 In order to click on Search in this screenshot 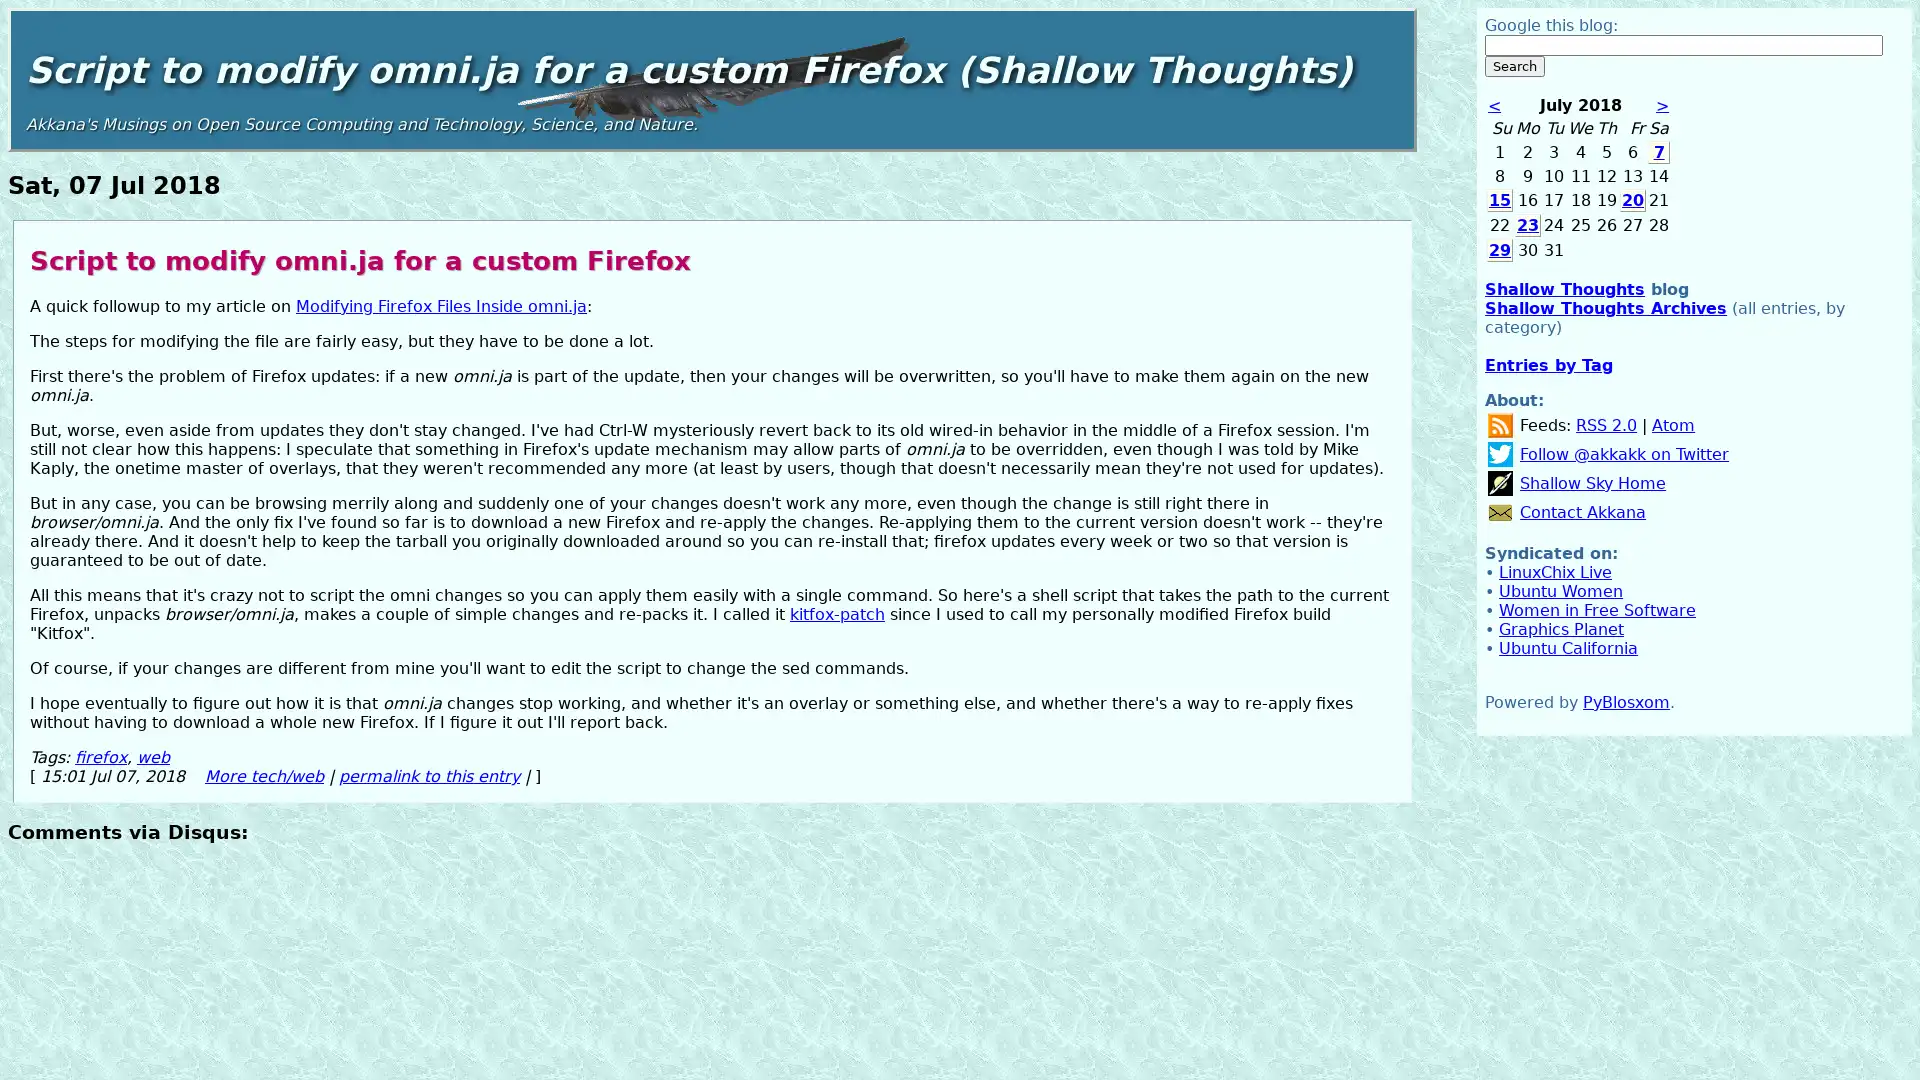, I will do `click(1515, 65)`.